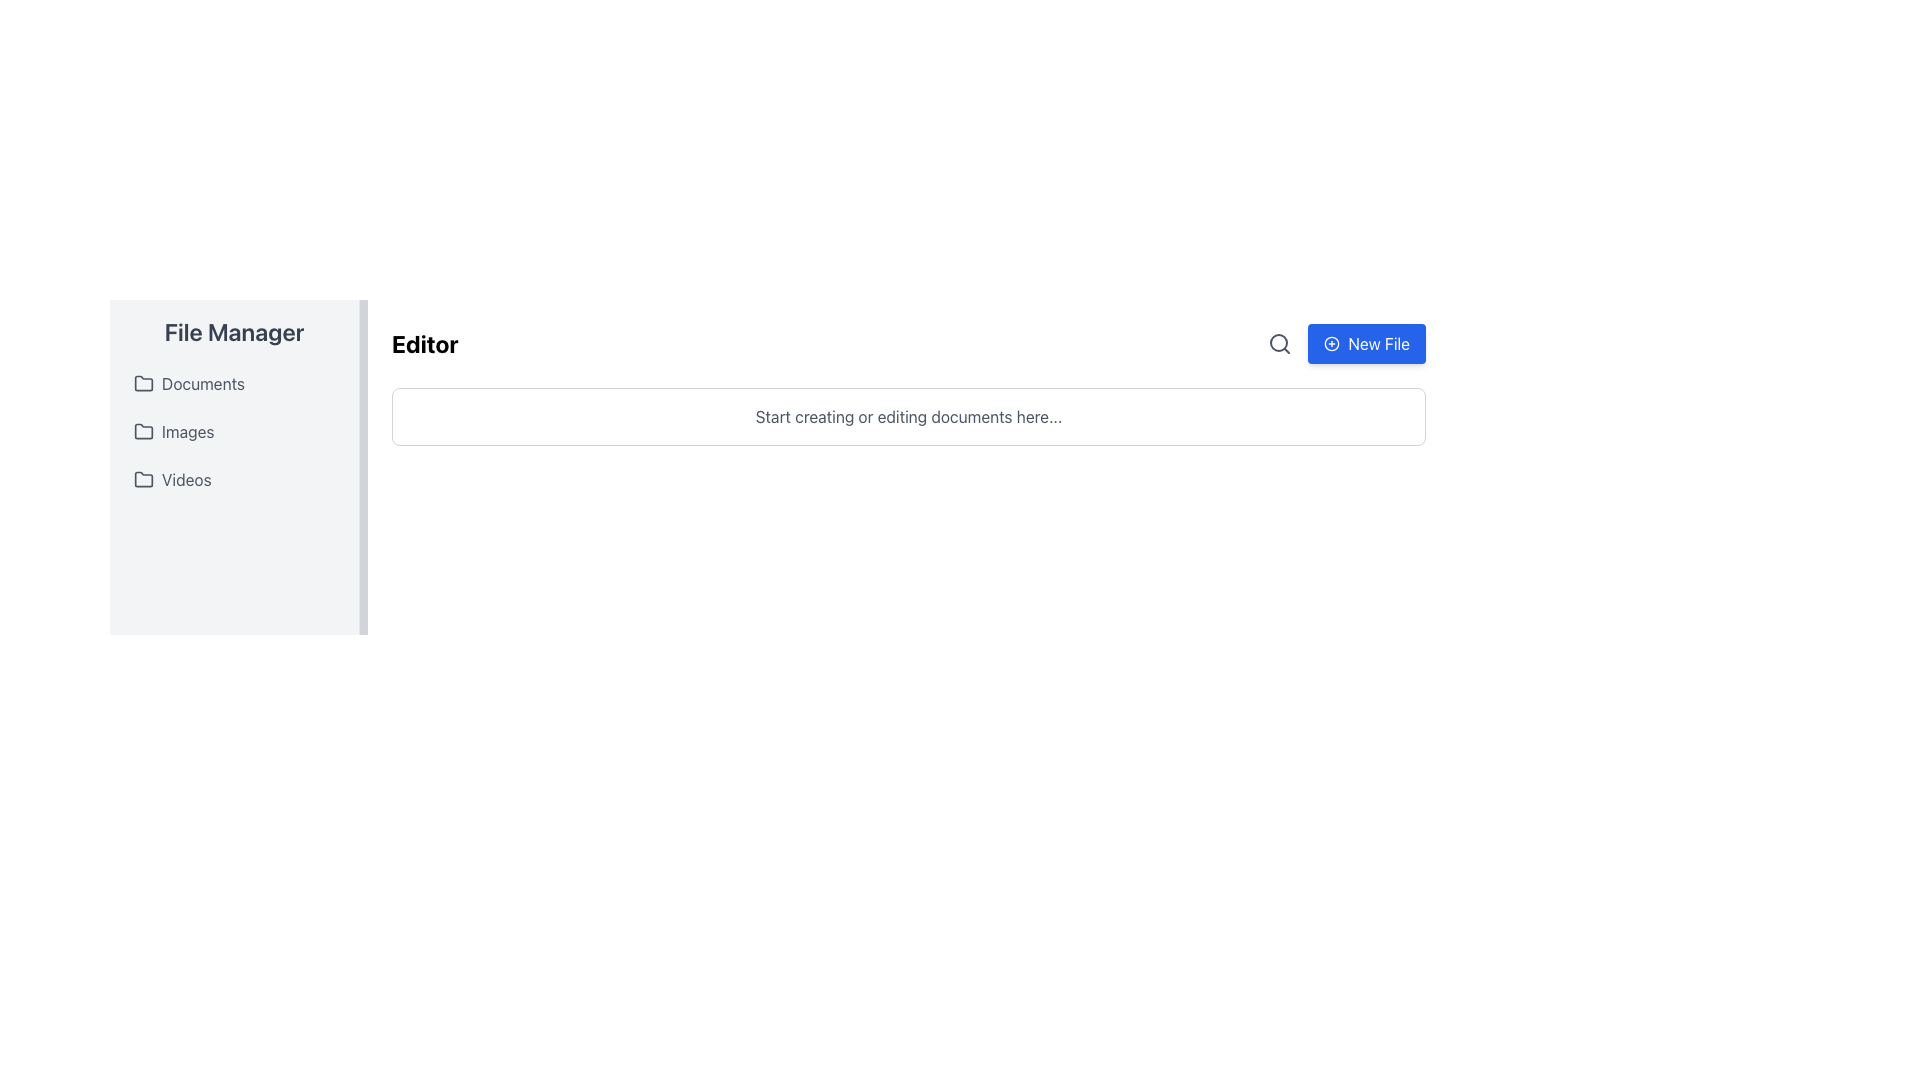  What do you see at coordinates (424, 342) in the screenshot?
I see `the Text Label indicating the 'Editor' area, which is positioned to the right of the 'File Manager' sidebar in the main content section` at bounding box center [424, 342].